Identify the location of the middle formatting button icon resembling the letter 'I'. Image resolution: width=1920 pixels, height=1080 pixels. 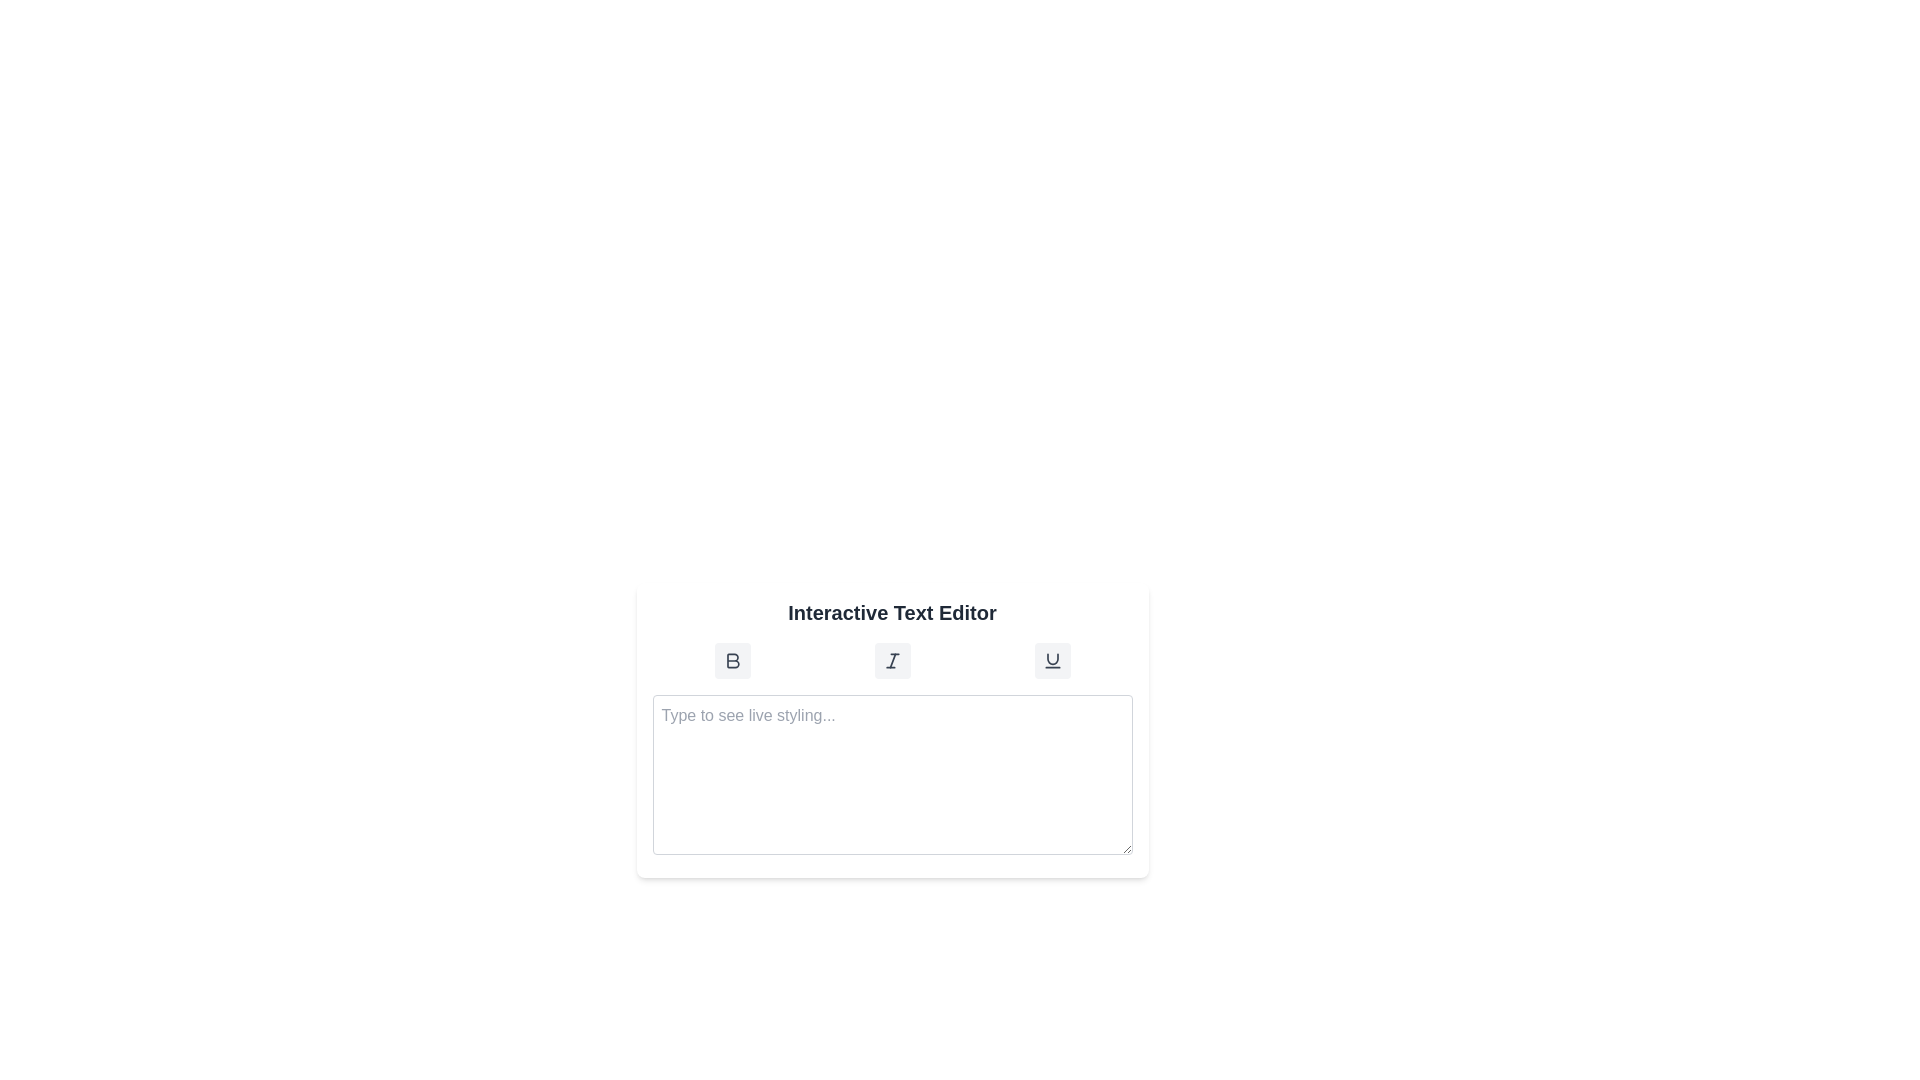
(891, 660).